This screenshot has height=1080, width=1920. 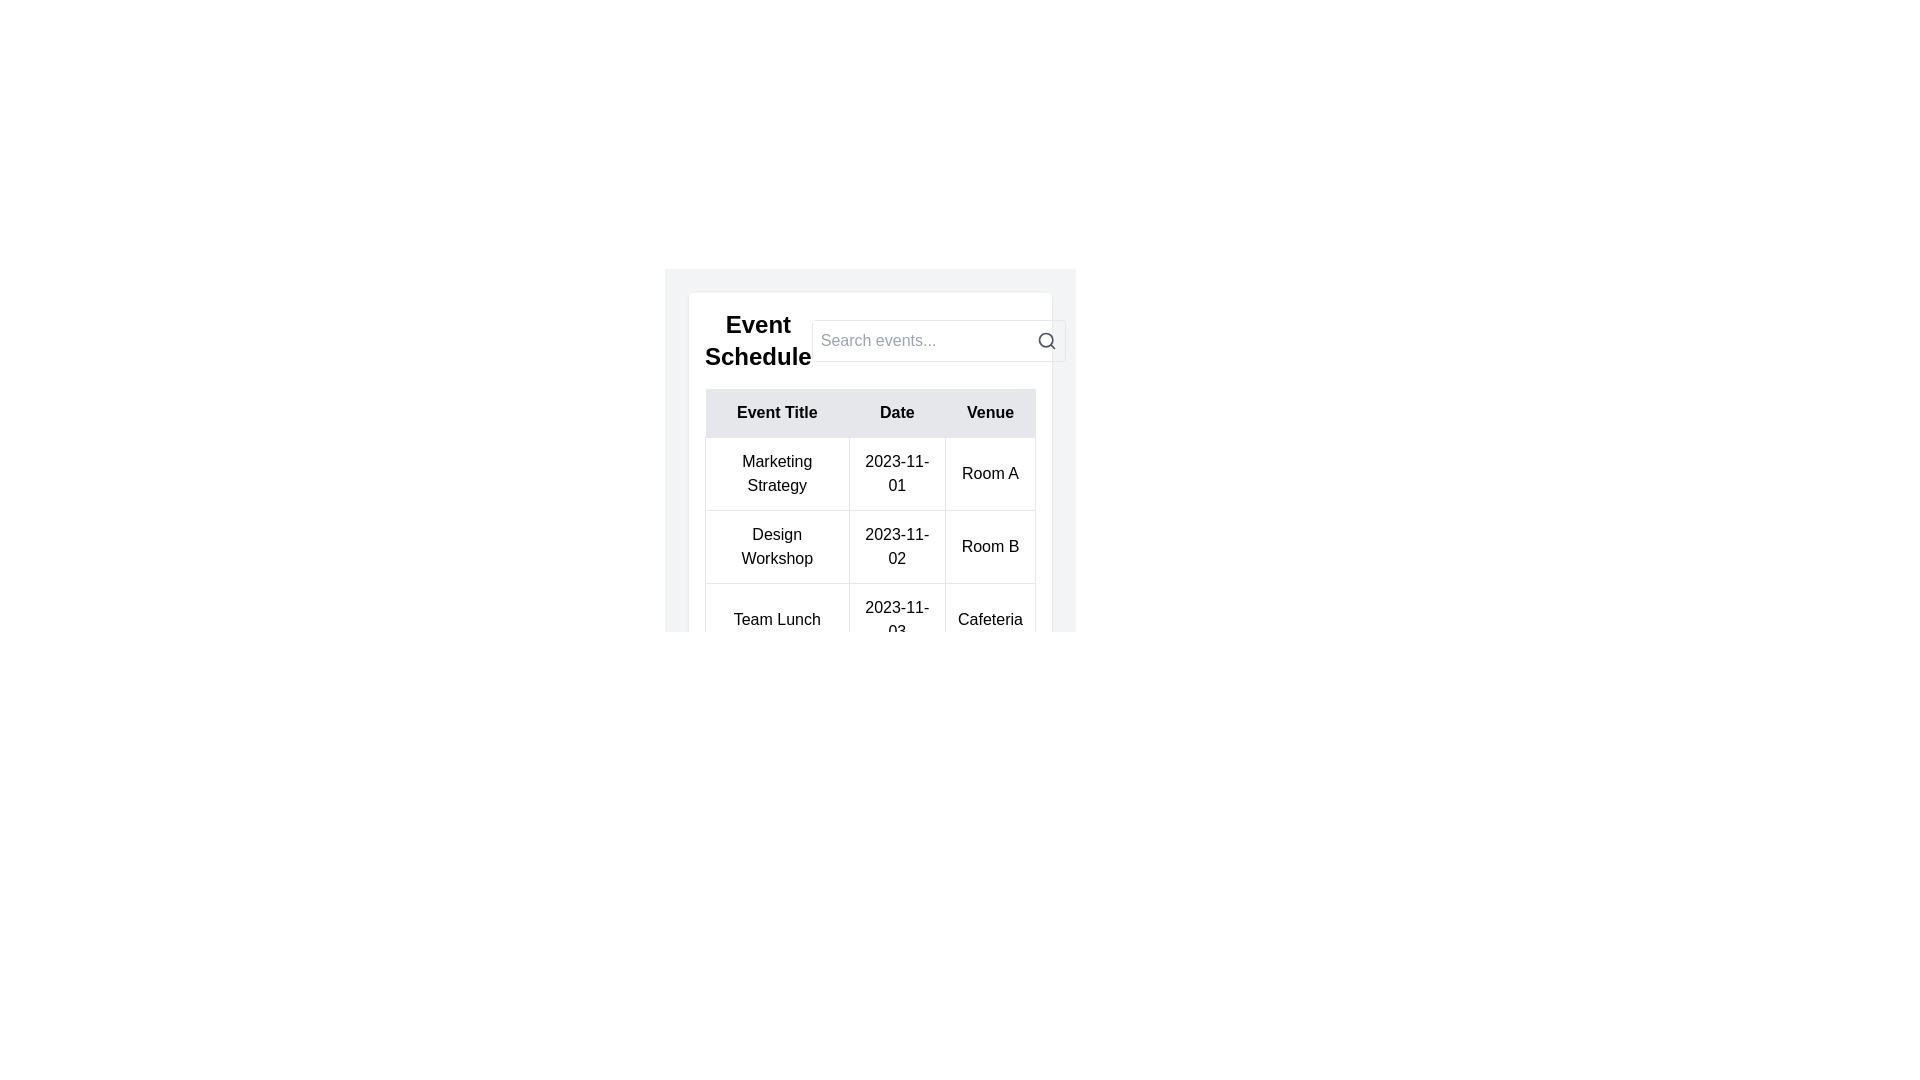 I want to click on the 'Team Lunch' table row in the third row of the table, so click(x=870, y=619).